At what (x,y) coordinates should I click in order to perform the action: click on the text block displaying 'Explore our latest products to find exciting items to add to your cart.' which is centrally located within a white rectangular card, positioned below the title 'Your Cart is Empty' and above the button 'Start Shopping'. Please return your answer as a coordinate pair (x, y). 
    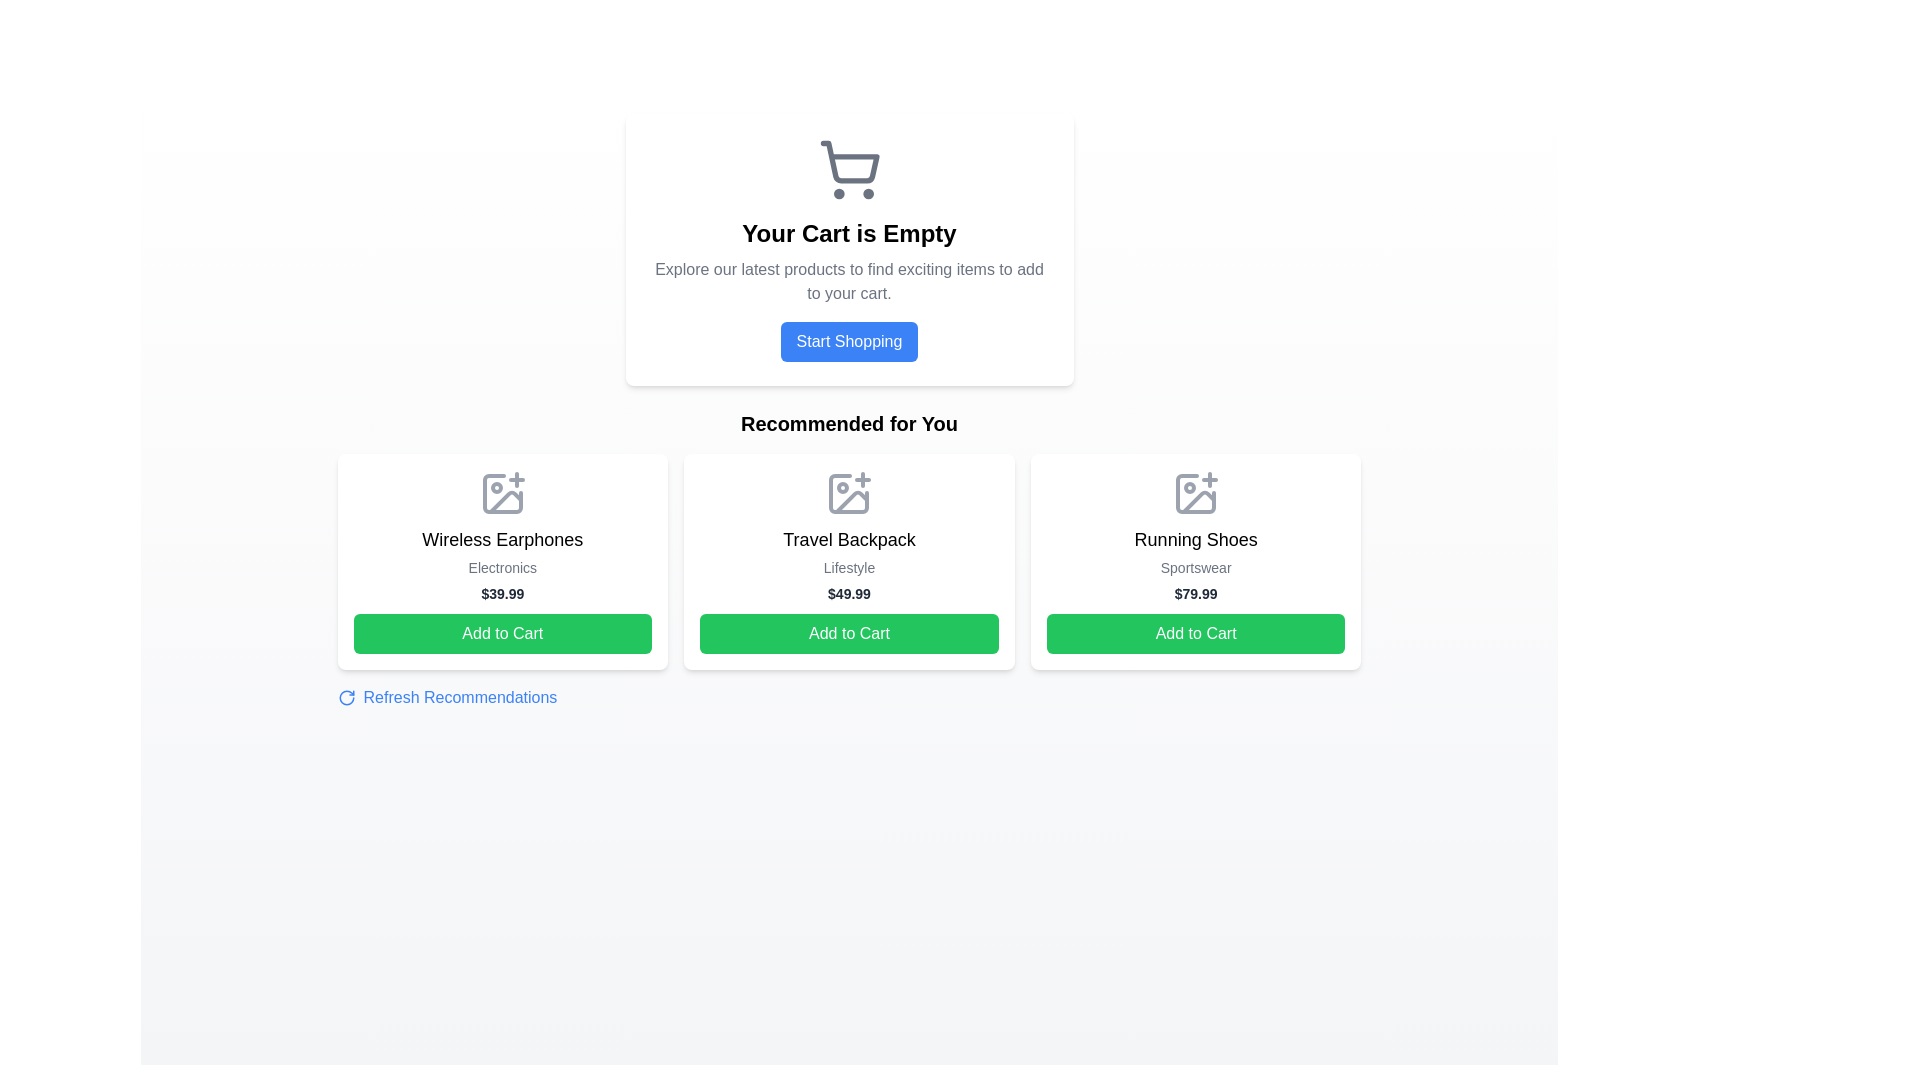
    Looking at the image, I should click on (849, 281).